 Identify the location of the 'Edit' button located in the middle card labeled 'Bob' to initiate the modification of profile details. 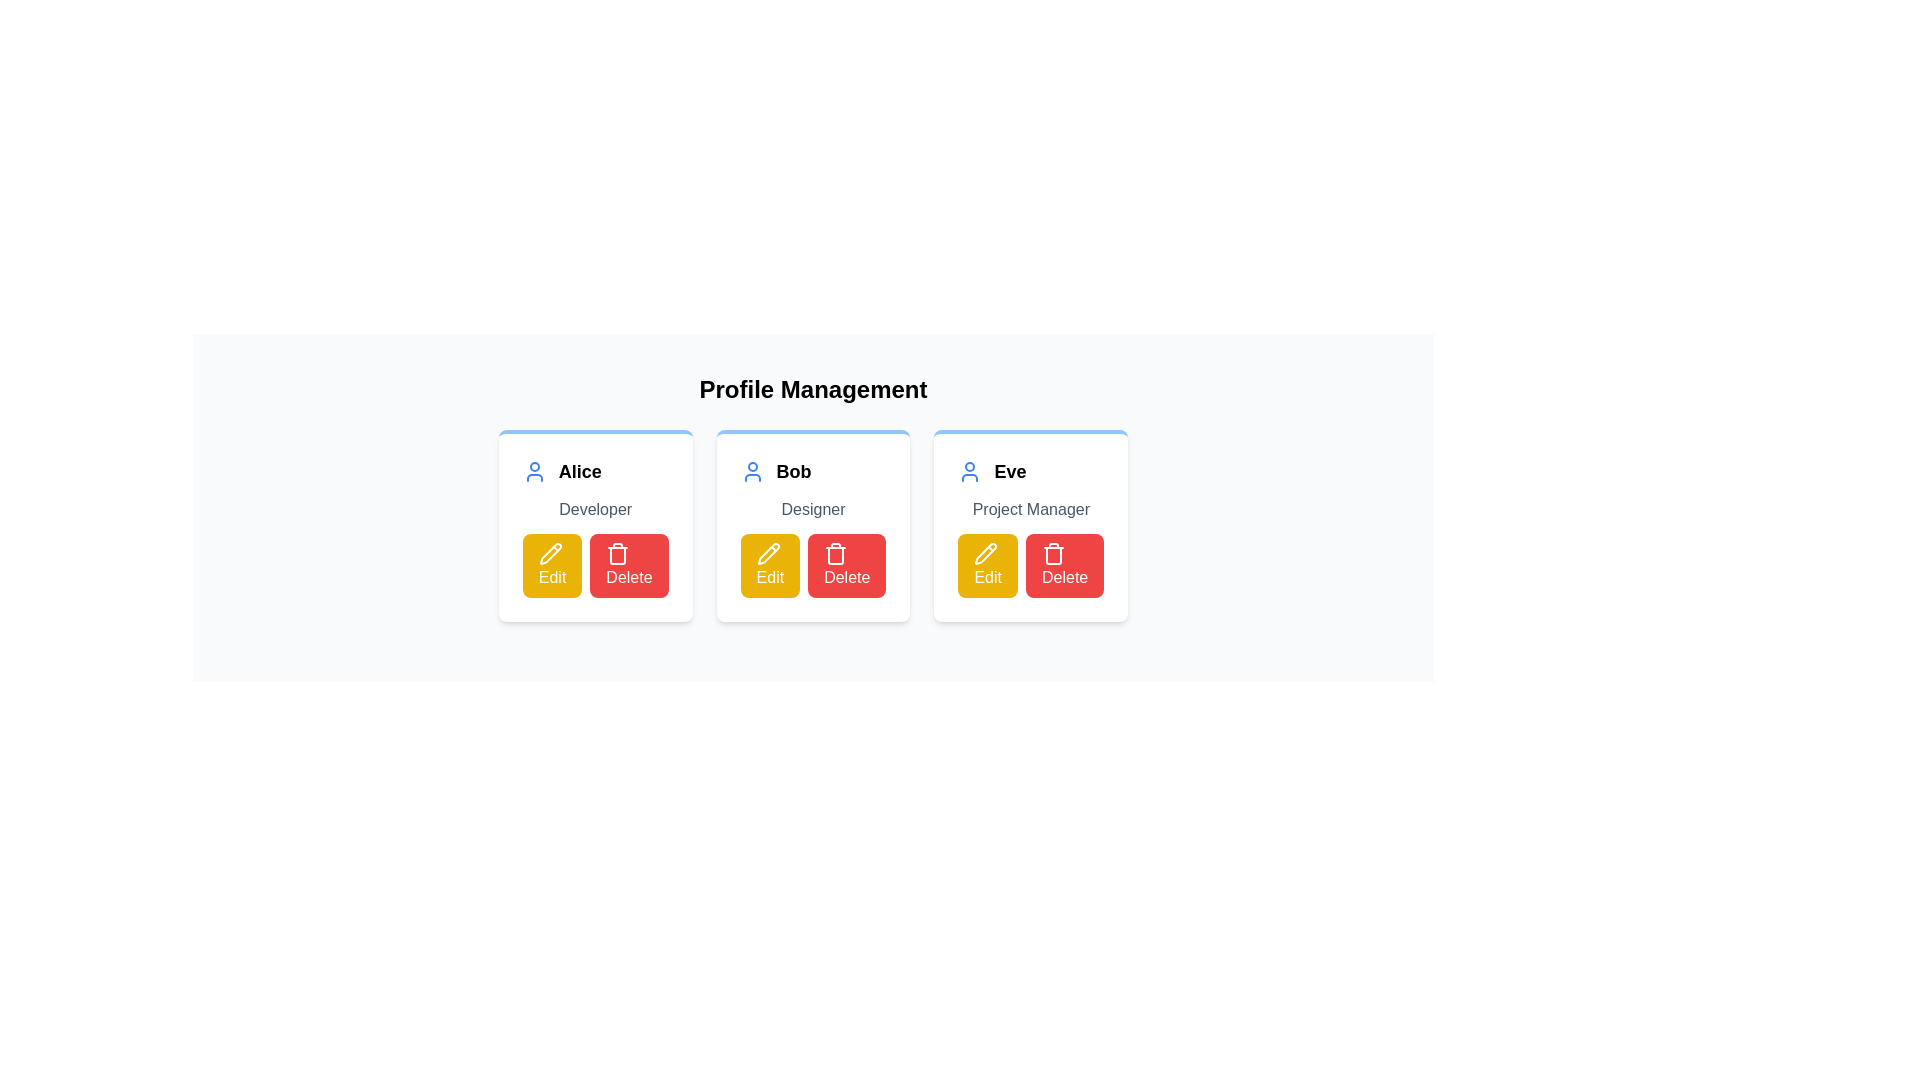
(769, 566).